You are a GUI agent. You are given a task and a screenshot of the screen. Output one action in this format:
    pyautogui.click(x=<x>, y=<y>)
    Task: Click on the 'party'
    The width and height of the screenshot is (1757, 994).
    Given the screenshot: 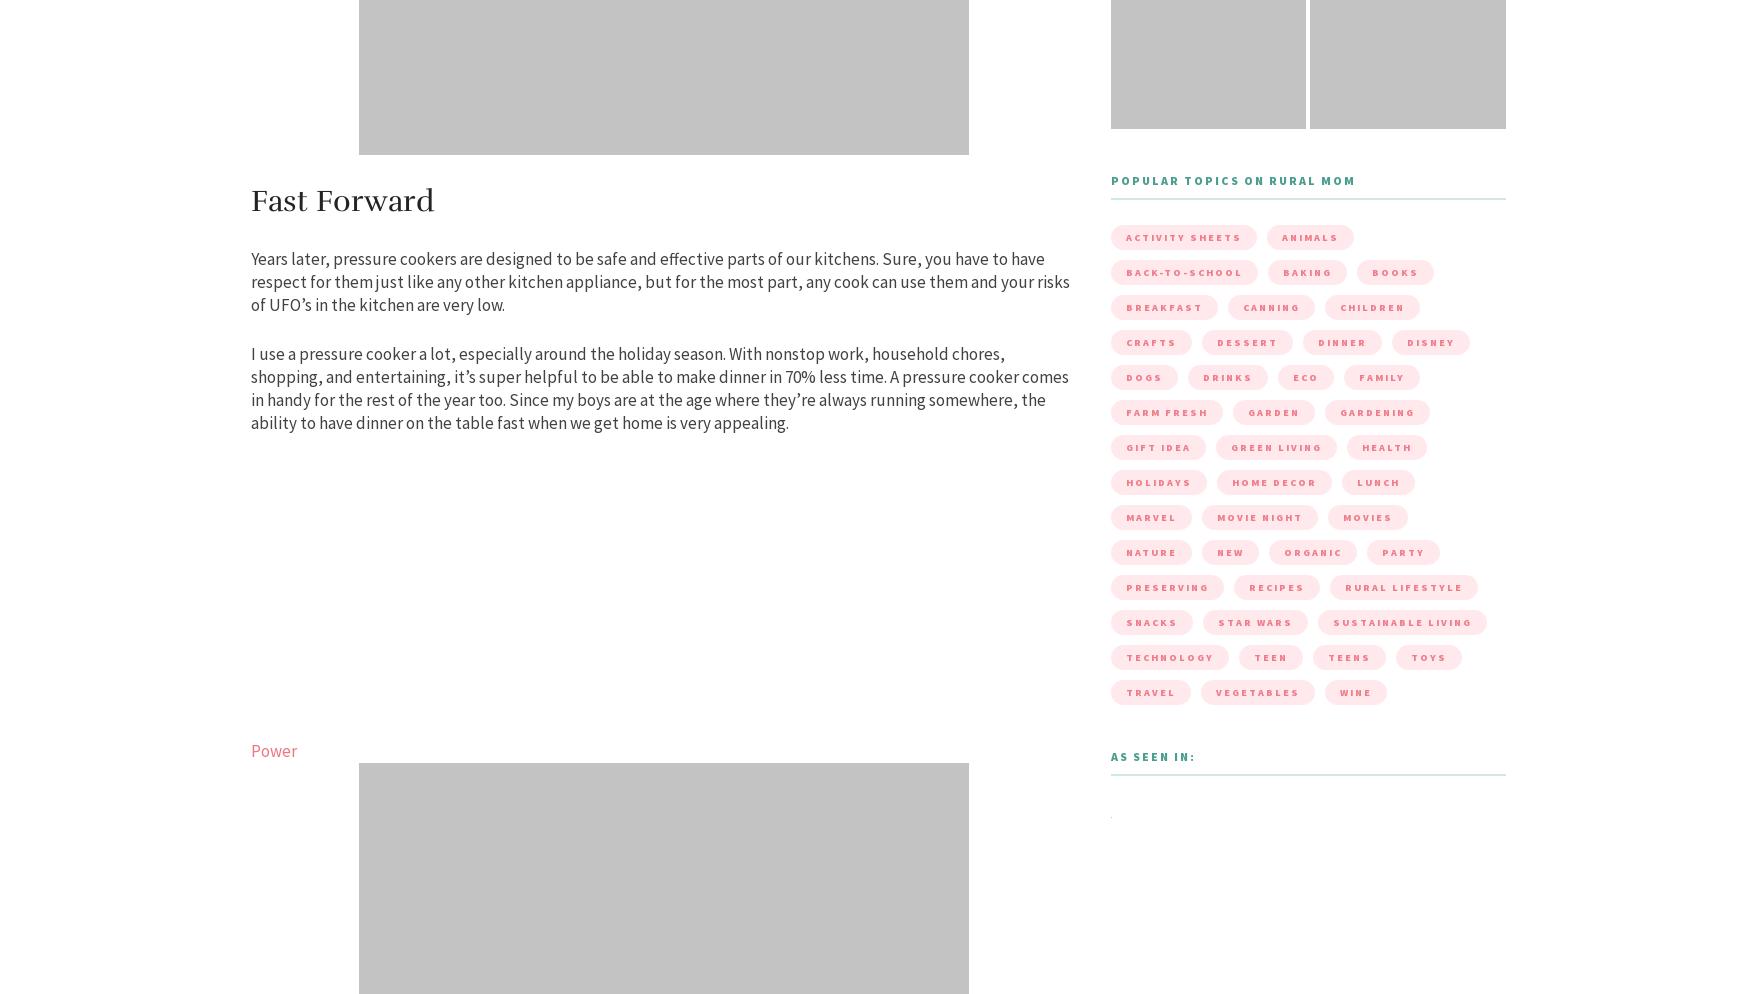 What is the action you would take?
    pyautogui.click(x=1401, y=551)
    